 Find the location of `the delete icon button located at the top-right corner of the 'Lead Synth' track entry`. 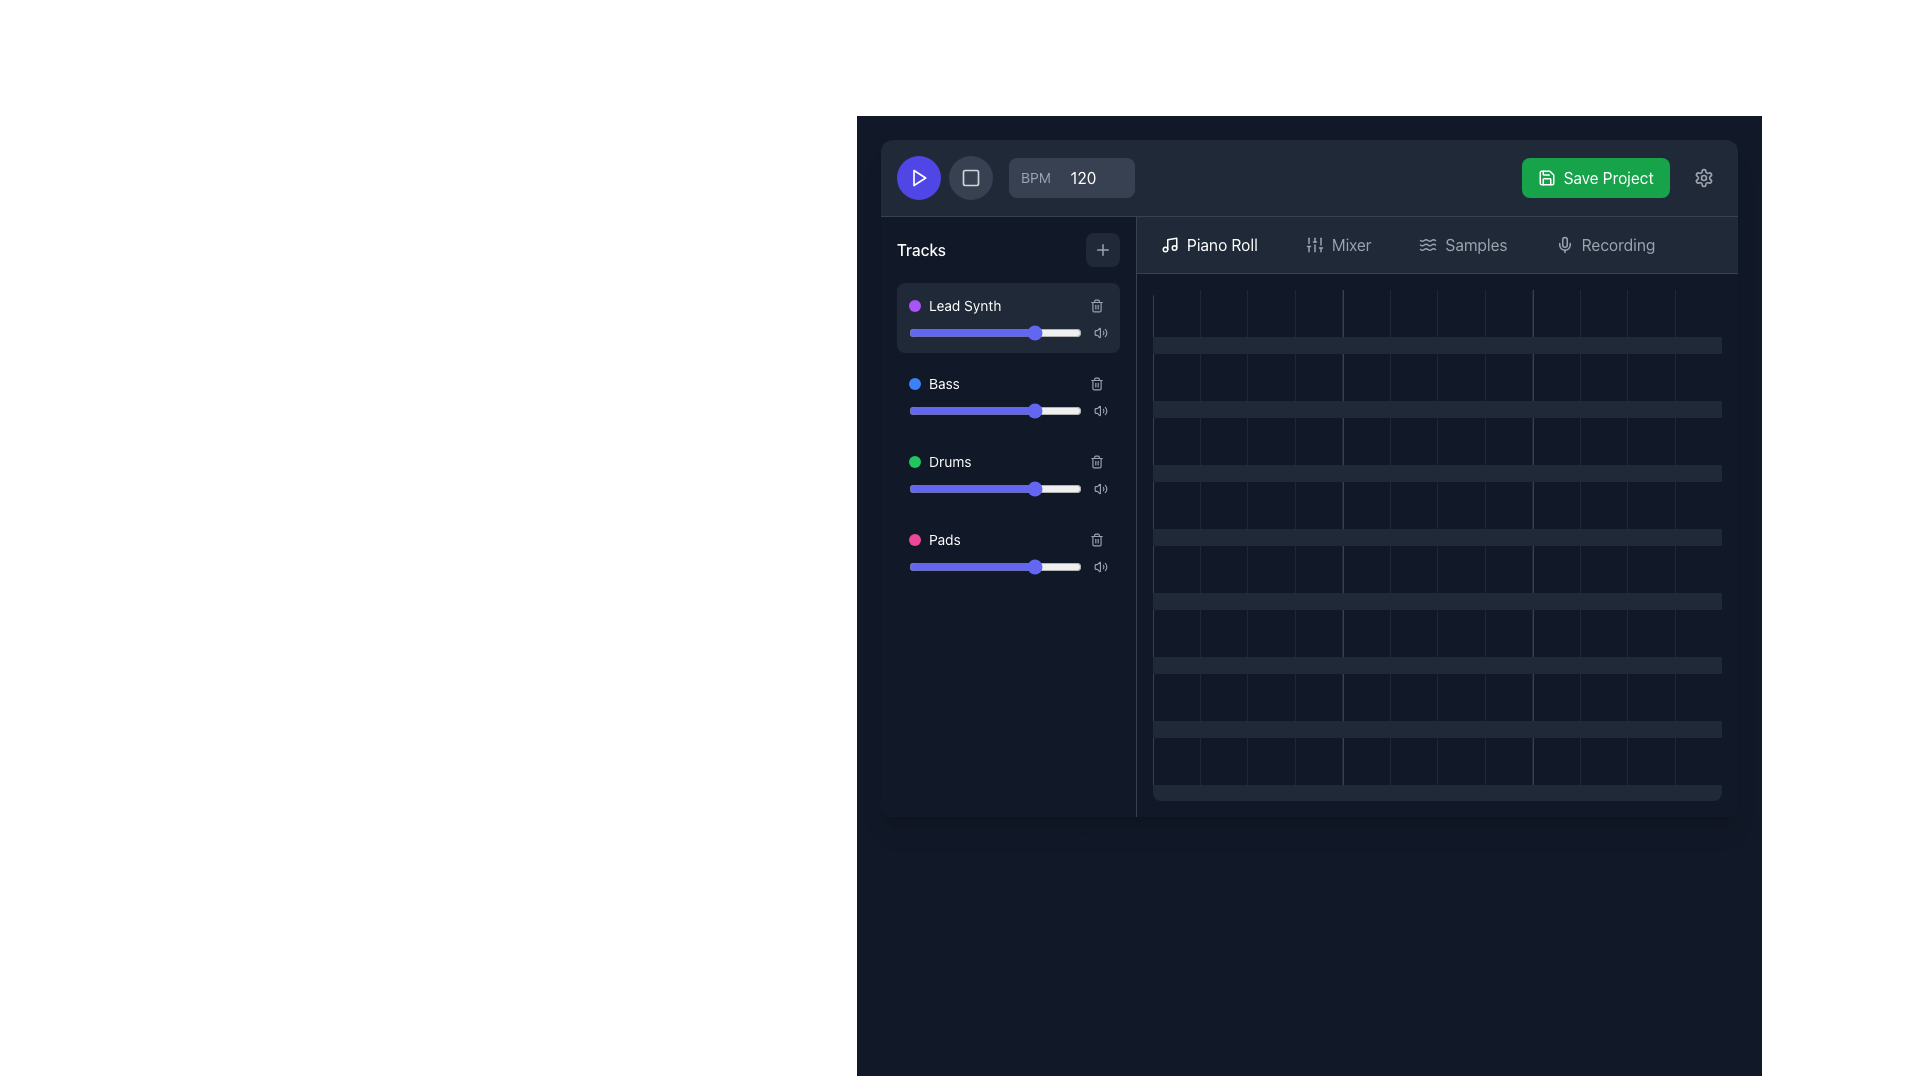

the delete icon button located at the top-right corner of the 'Lead Synth' track entry is located at coordinates (1096, 305).